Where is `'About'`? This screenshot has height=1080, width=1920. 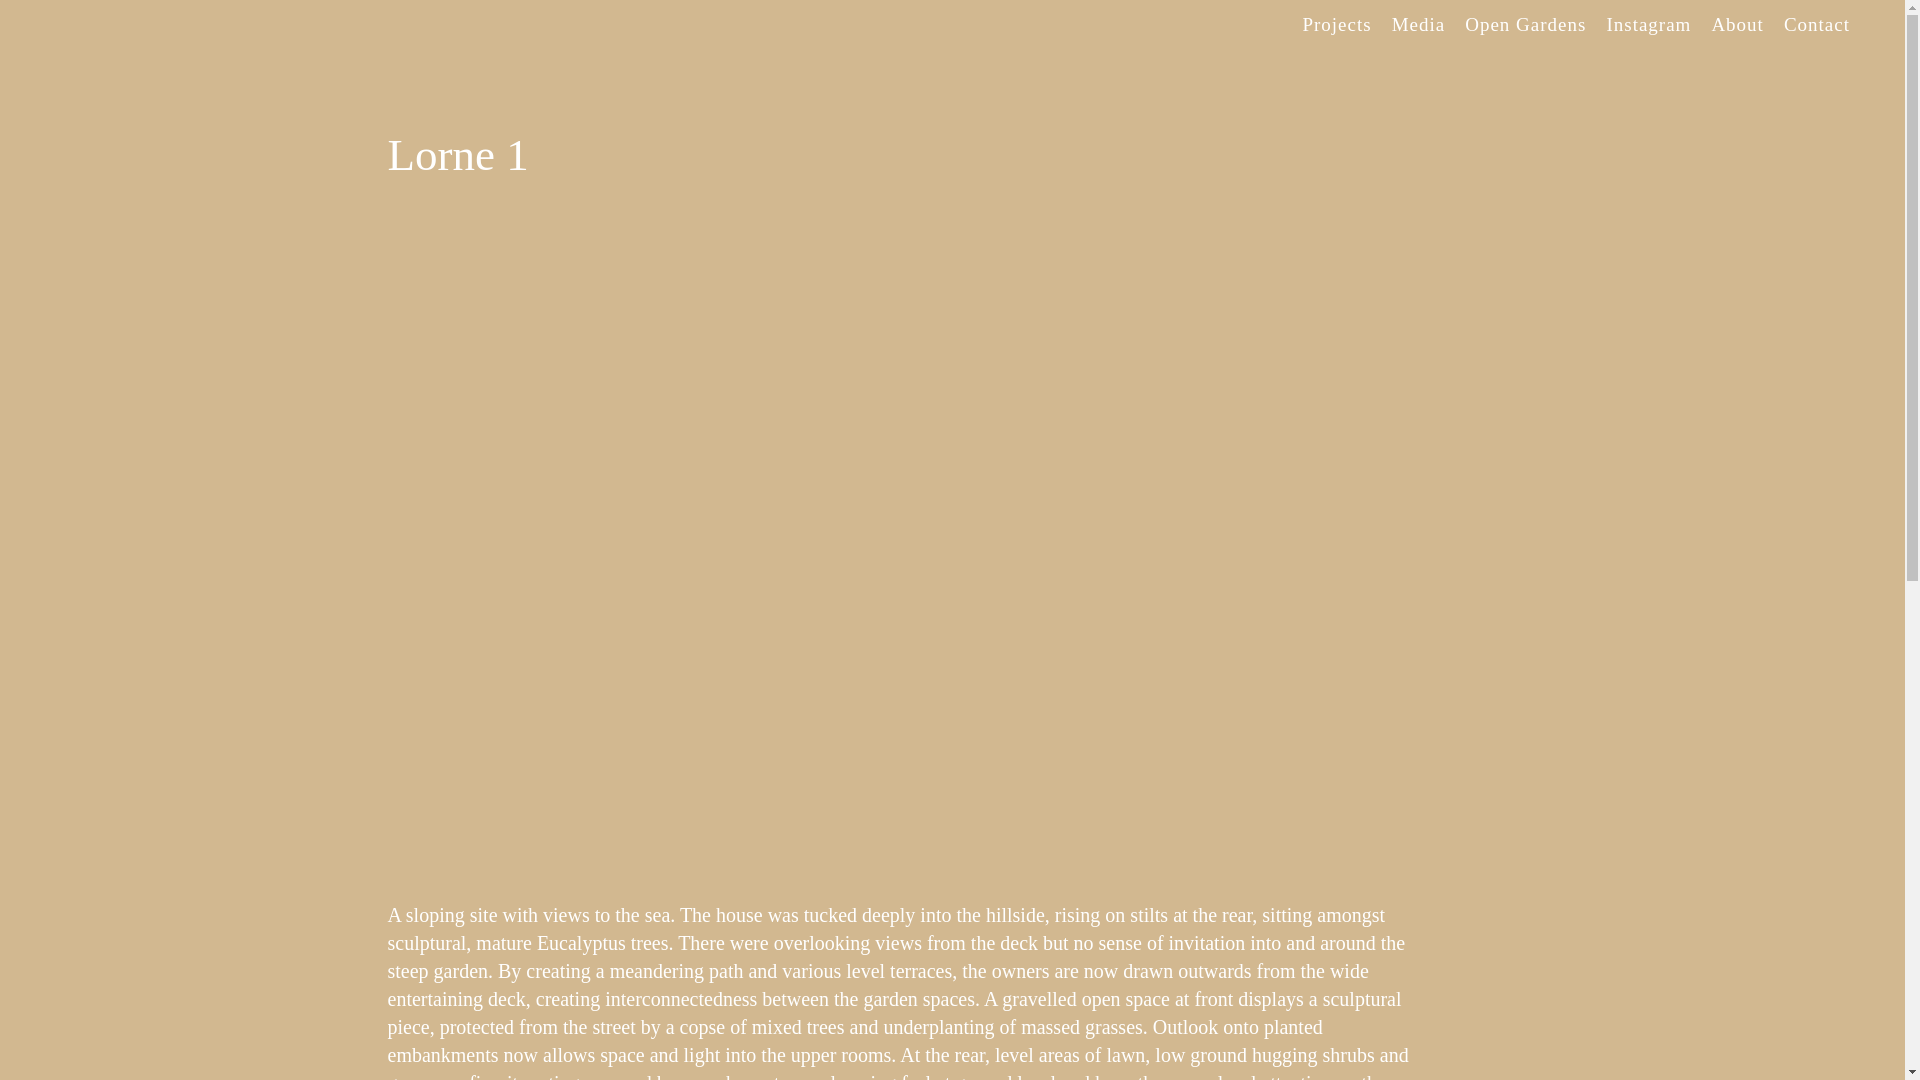
'About' is located at coordinates (1699, 24).